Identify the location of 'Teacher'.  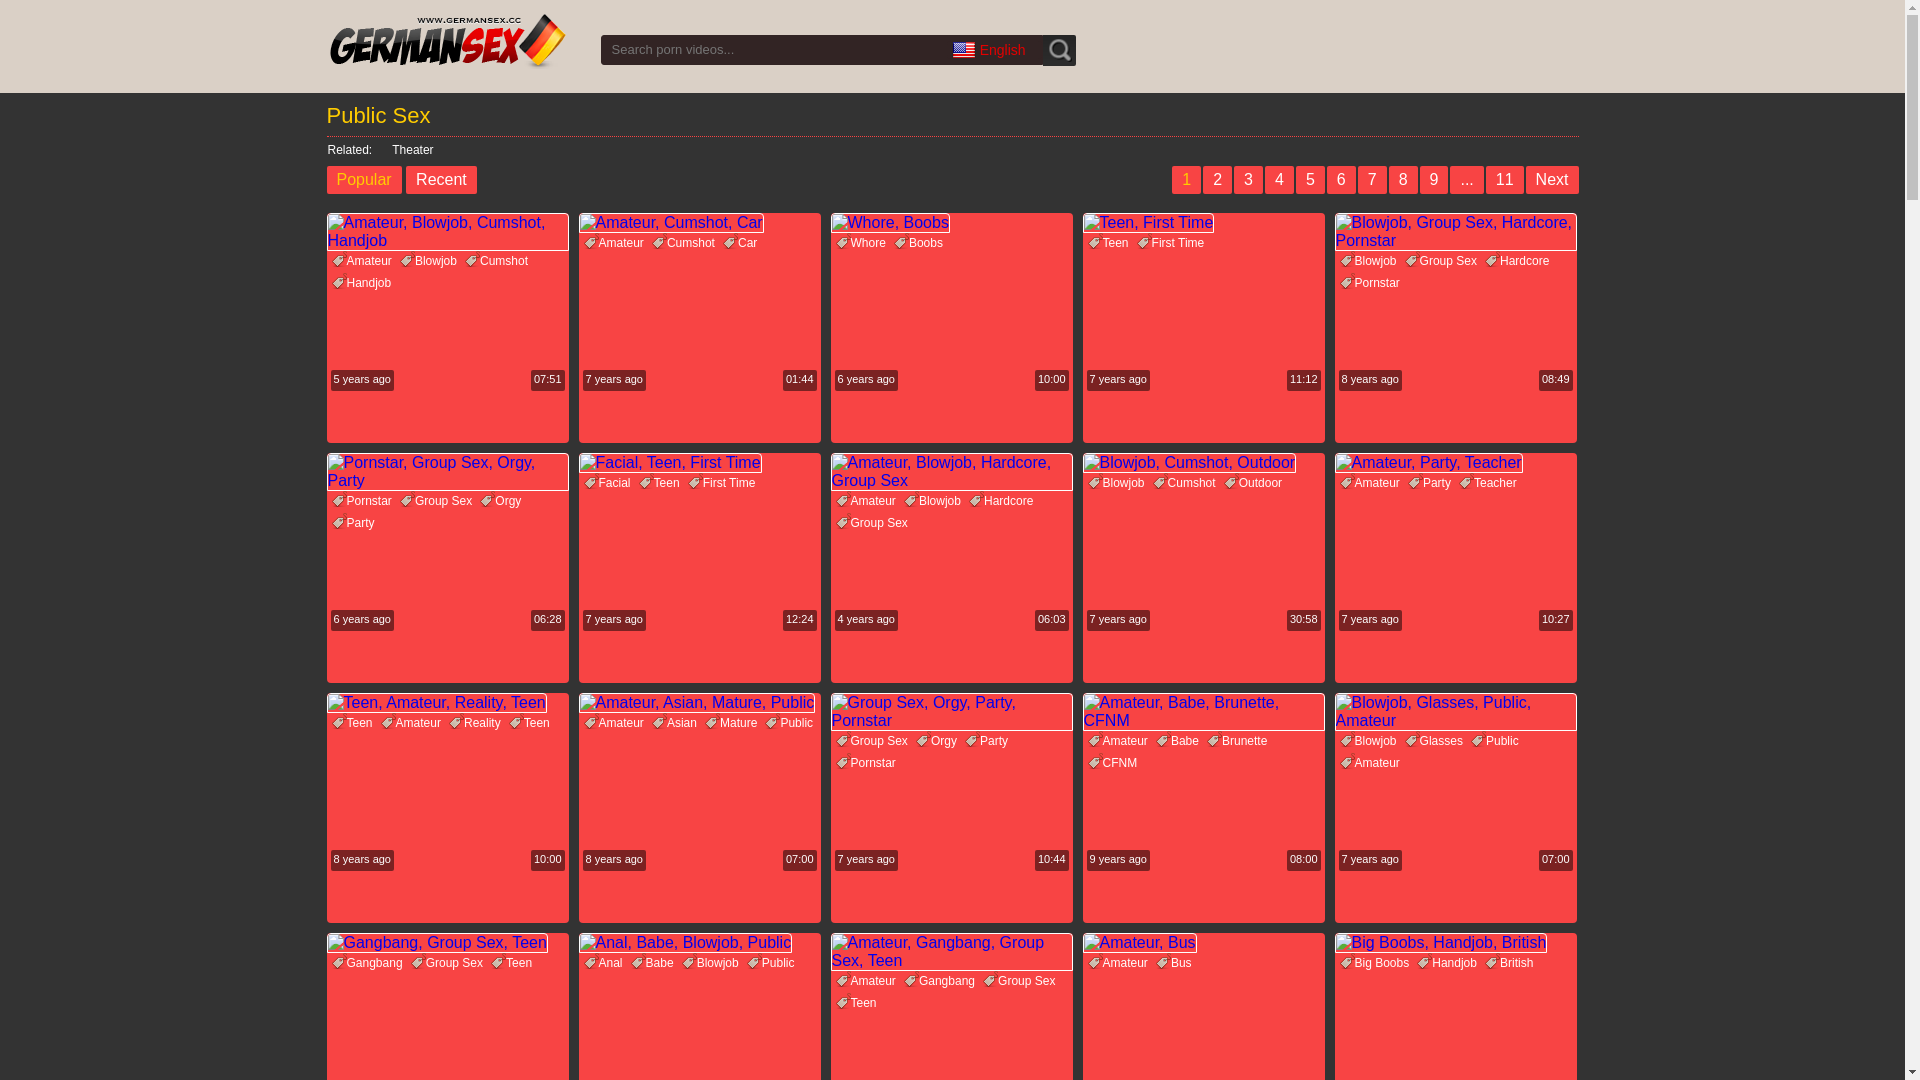
(1490, 482).